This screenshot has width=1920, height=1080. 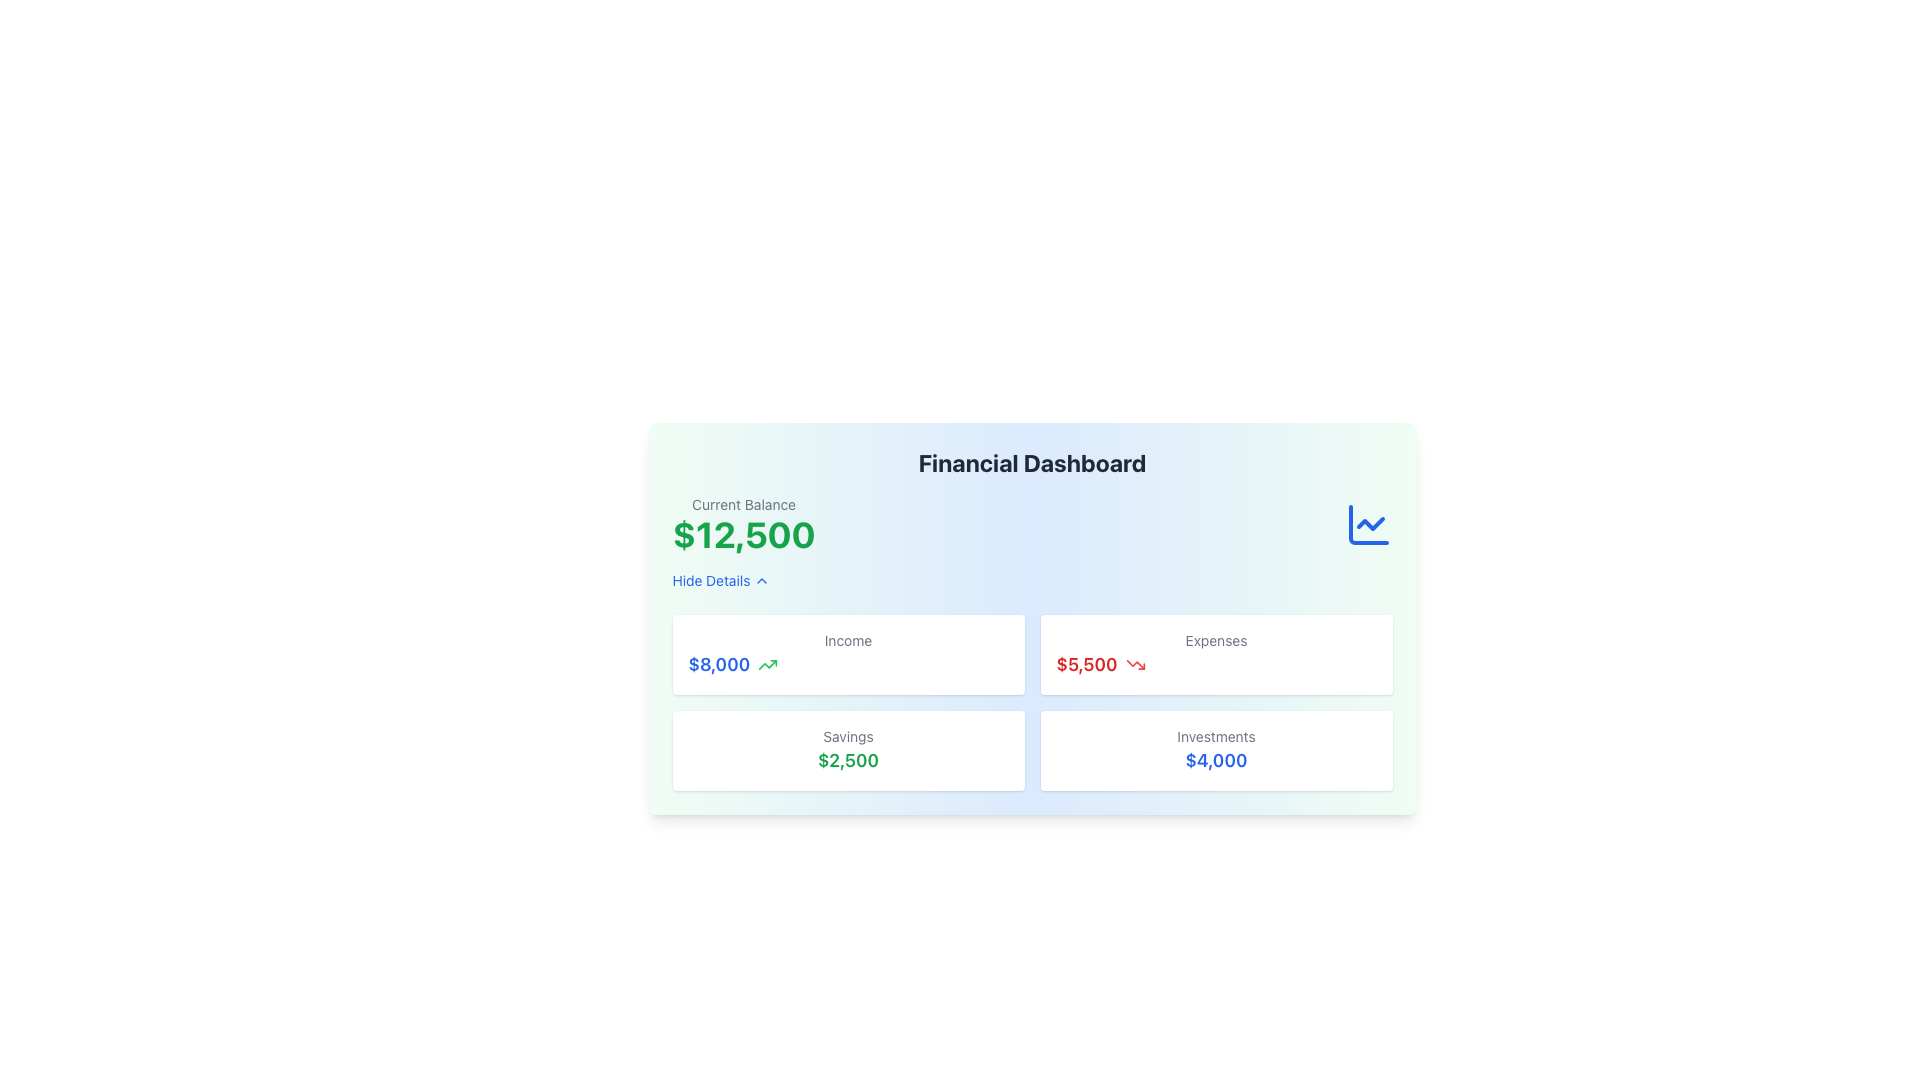 I want to click on the 'Savings' text label displayed in a small-sized, gray font, located within a white rounded-corner box above the '$2,500' text in the financial dashboard, so click(x=848, y=736).